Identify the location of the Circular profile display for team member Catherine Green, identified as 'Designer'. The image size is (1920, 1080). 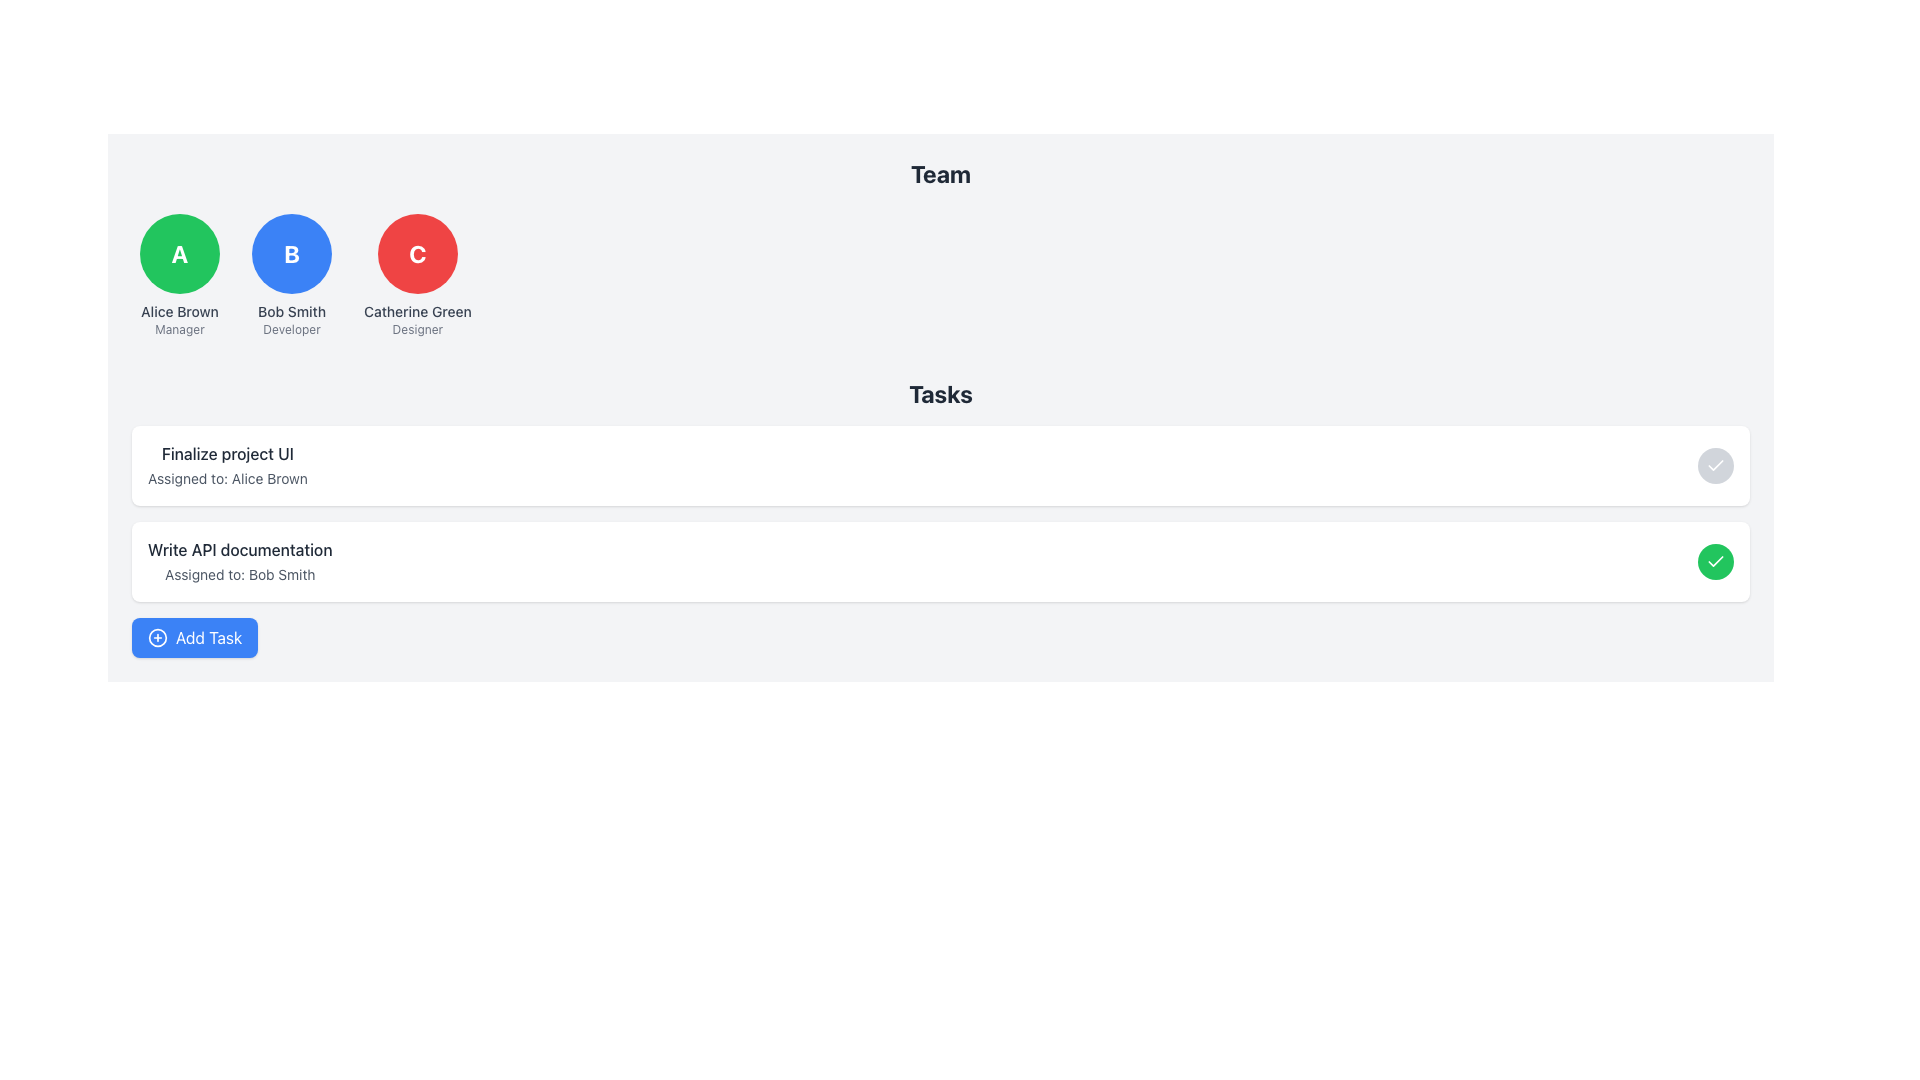
(416, 276).